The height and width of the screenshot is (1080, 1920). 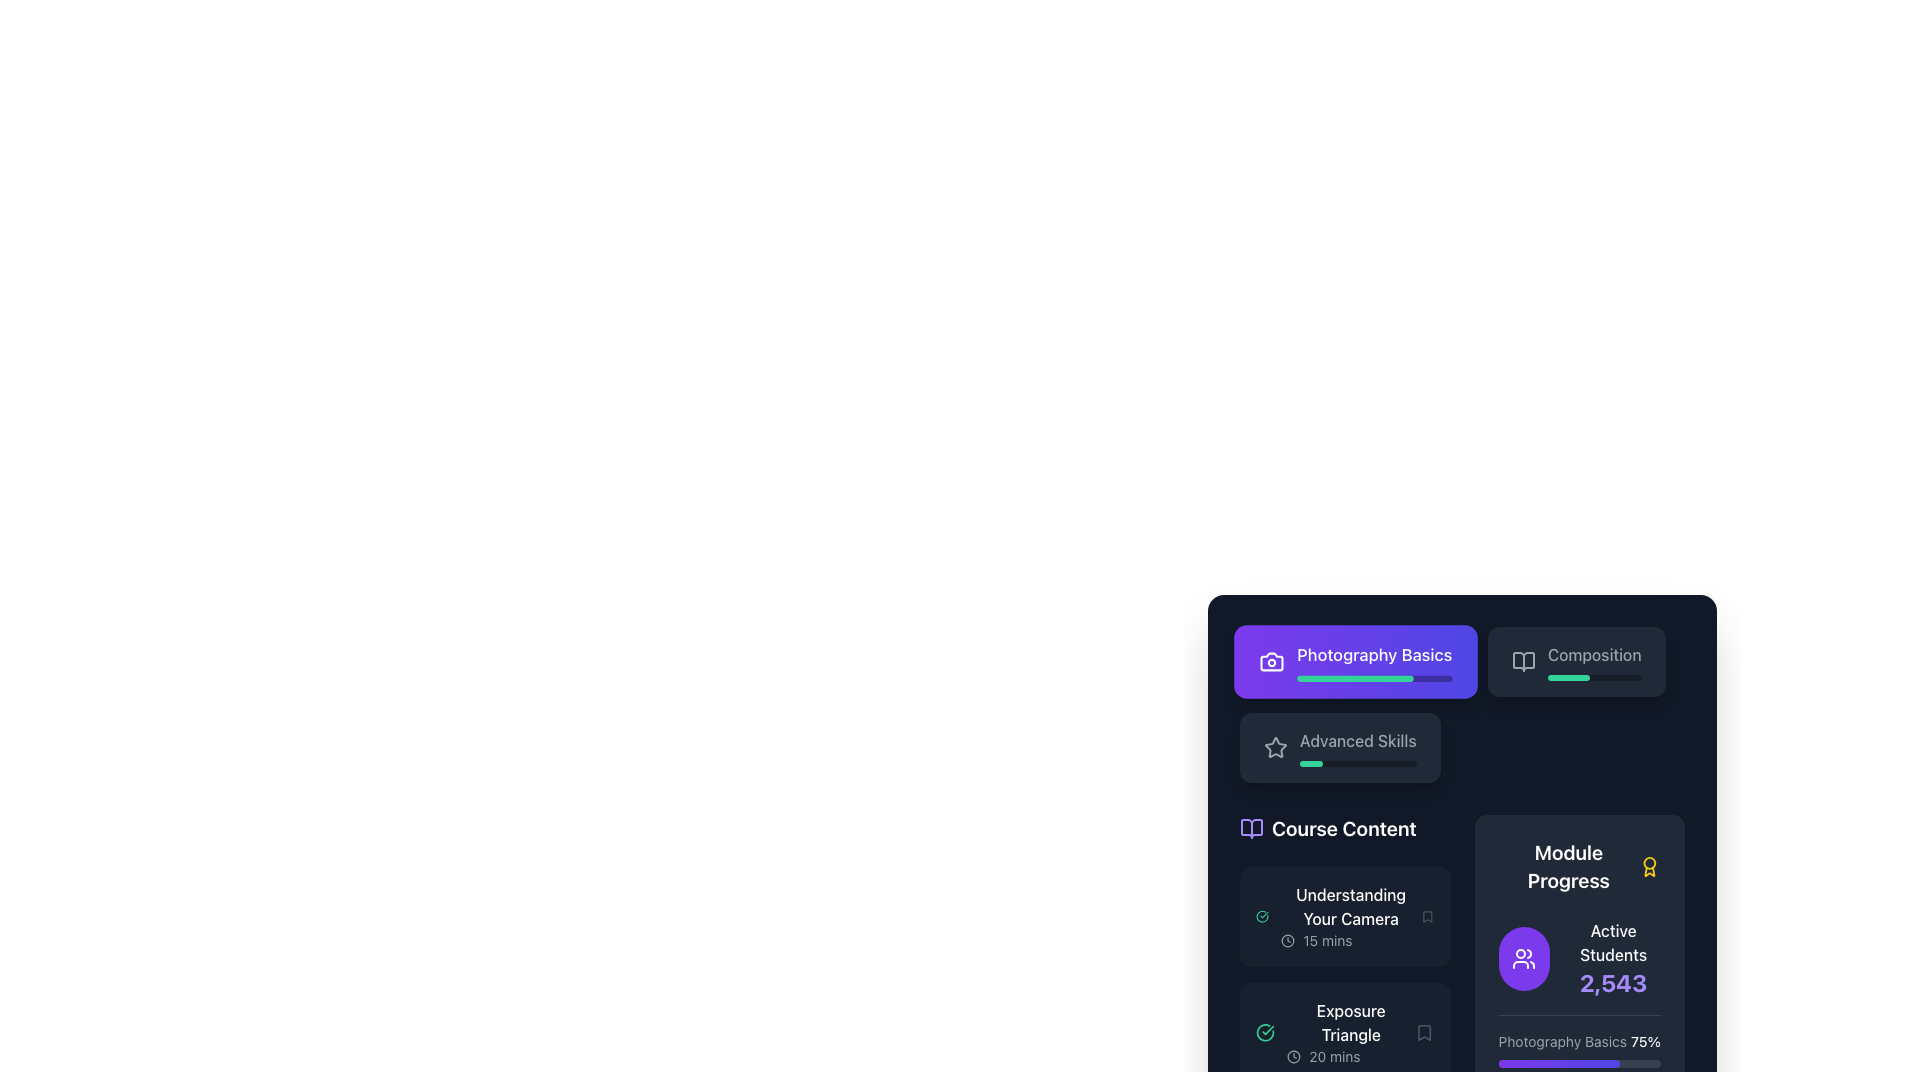 What do you see at coordinates (1251, 829) in the screenshot?
I see `the icon resembling an open book, styled in violet, located to the left of the 'Course Content' title` at bounding box center [1251, 829].